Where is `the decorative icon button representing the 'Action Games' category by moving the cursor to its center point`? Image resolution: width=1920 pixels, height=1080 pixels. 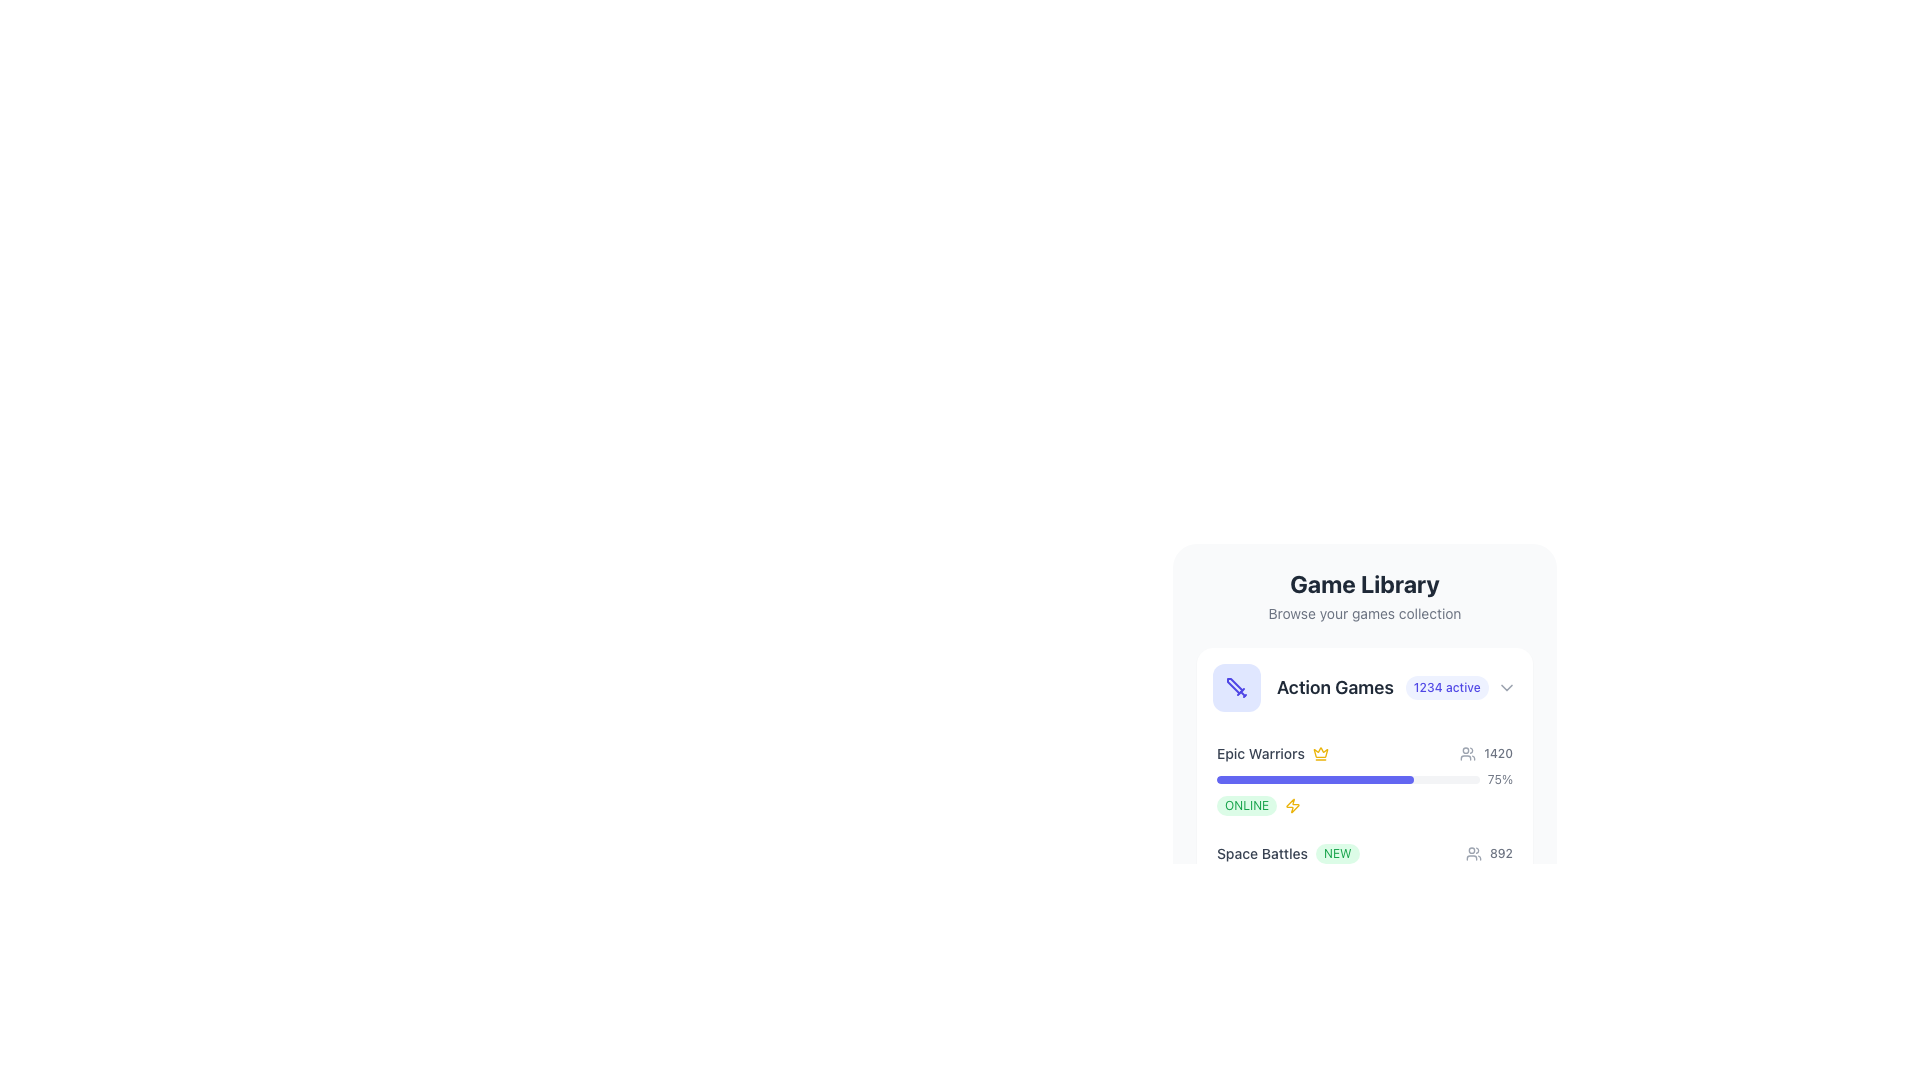 the decorative icon button representing the 'Action Games' category by moving the cursor to its center point is located at coordinates (1236, 686).